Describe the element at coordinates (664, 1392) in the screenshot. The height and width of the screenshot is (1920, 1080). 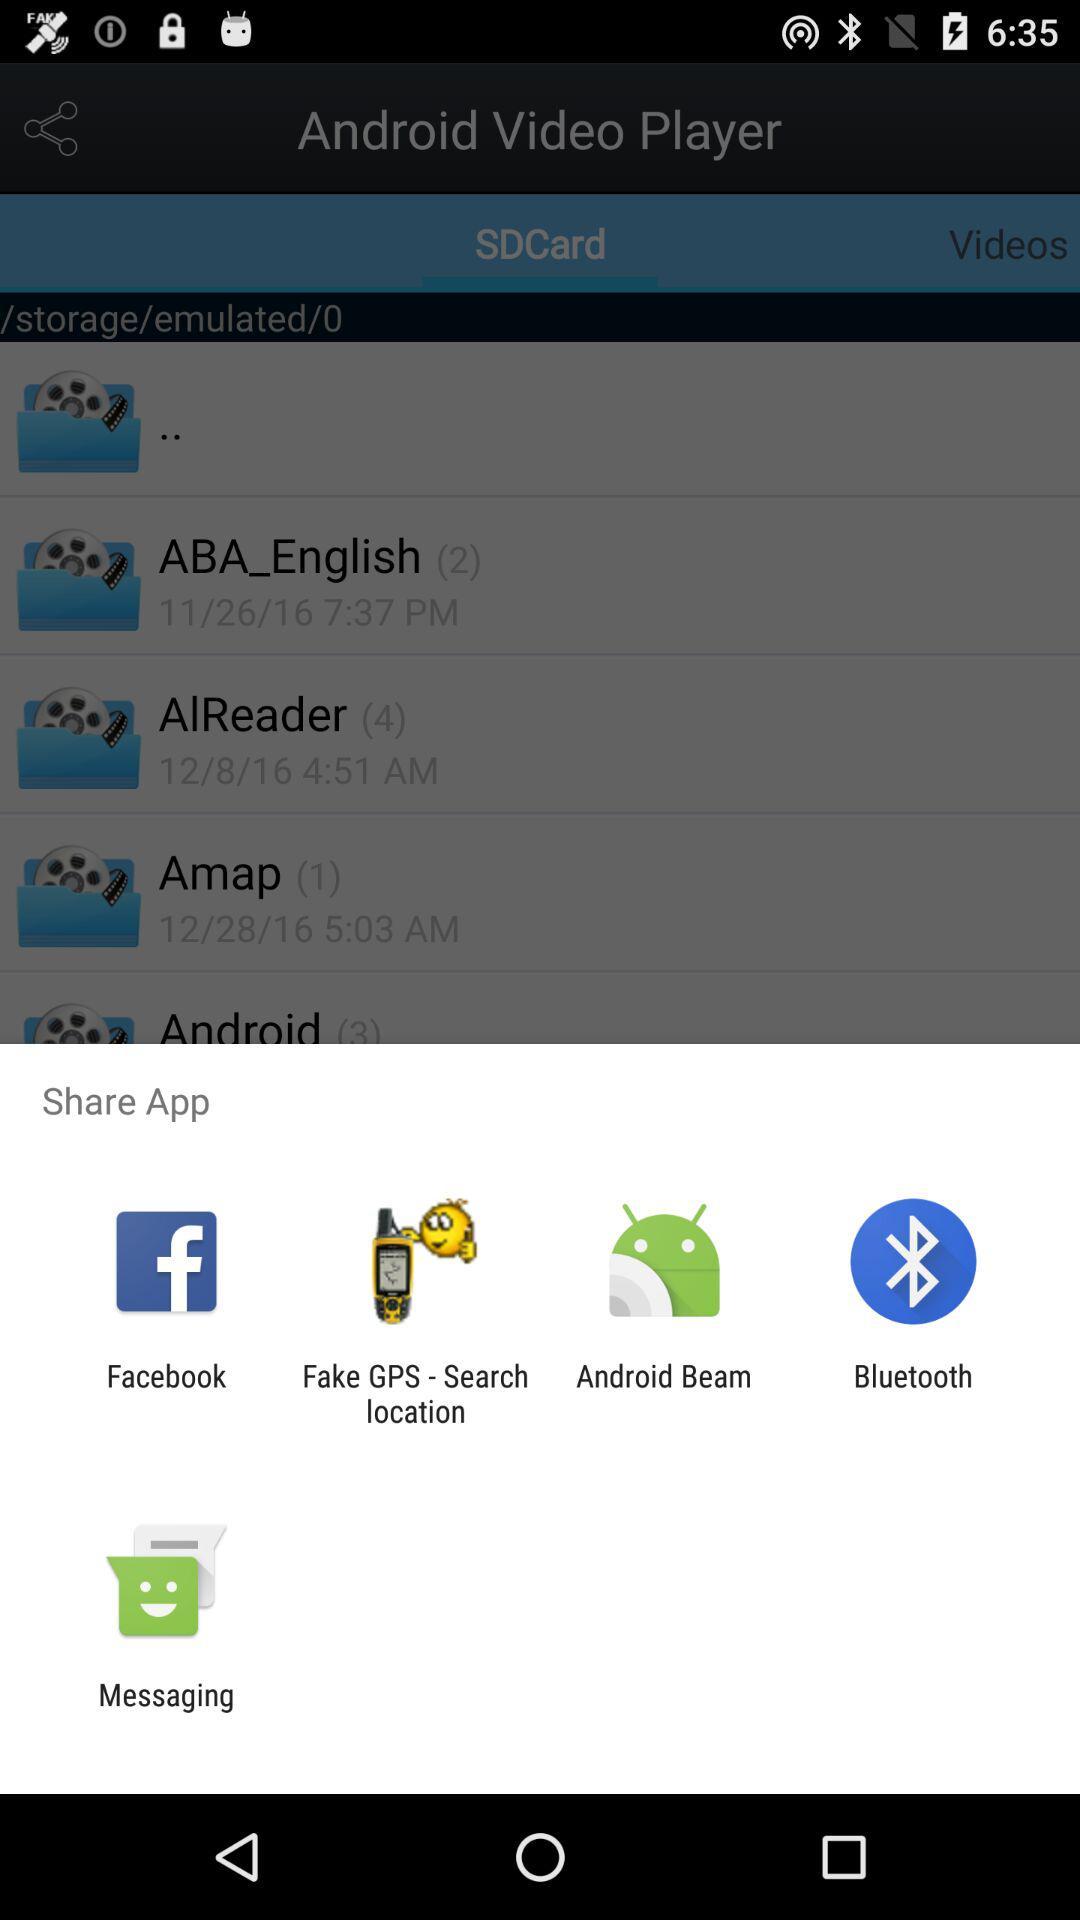
I see `the android beam` at that location.